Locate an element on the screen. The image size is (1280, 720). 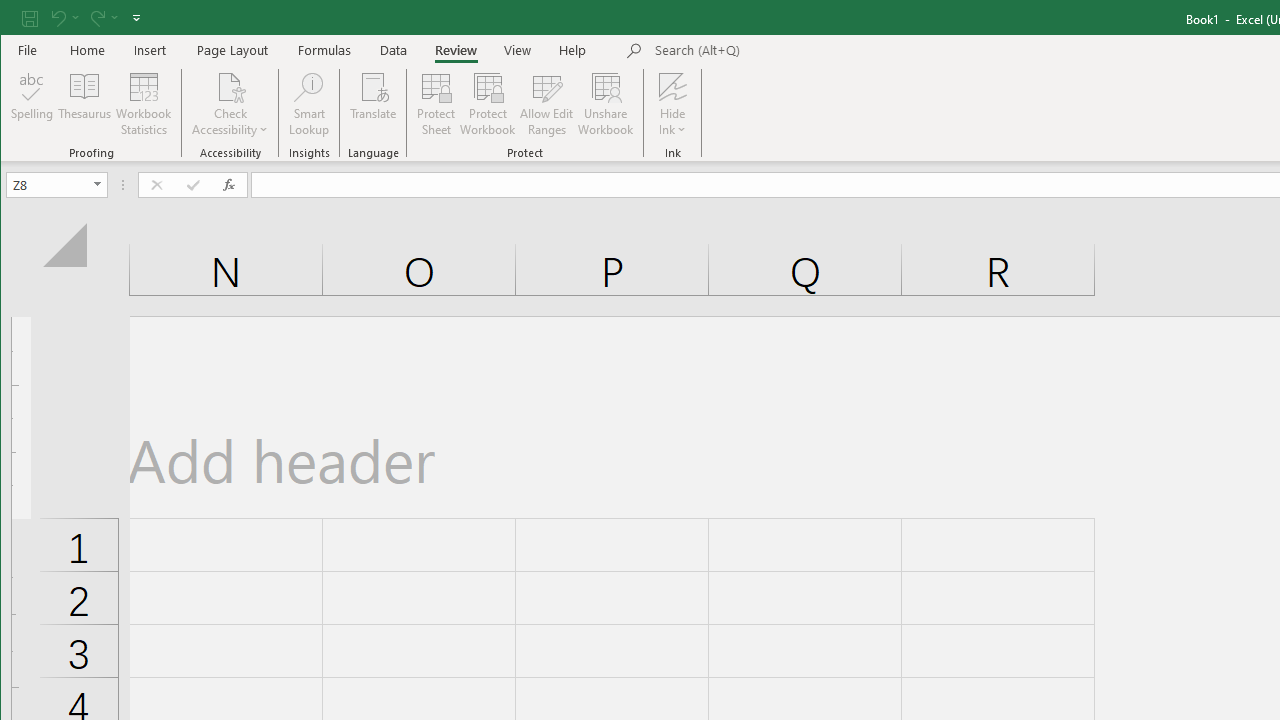
'Allow Edit Ranges' is located at coordinates (547, 104).